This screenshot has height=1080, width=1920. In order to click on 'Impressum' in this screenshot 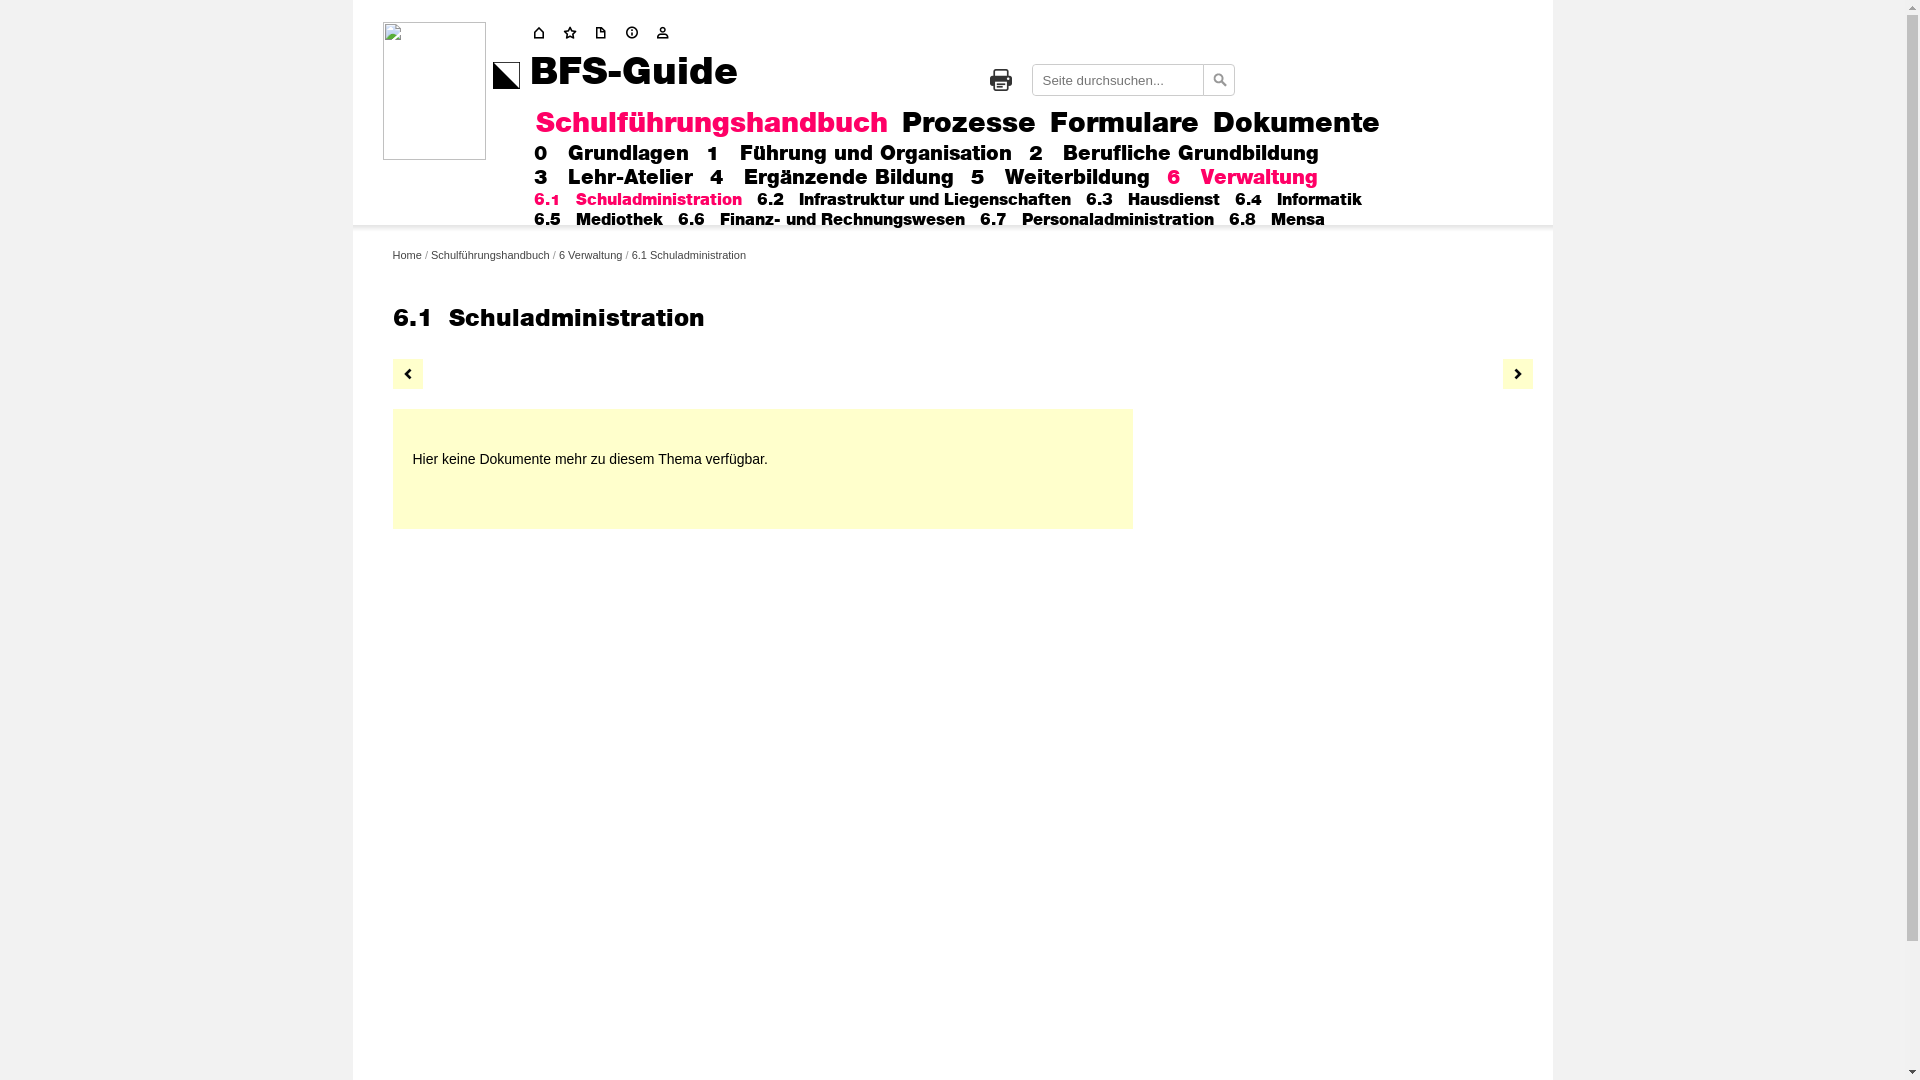, I will do `click(635, 33)`.